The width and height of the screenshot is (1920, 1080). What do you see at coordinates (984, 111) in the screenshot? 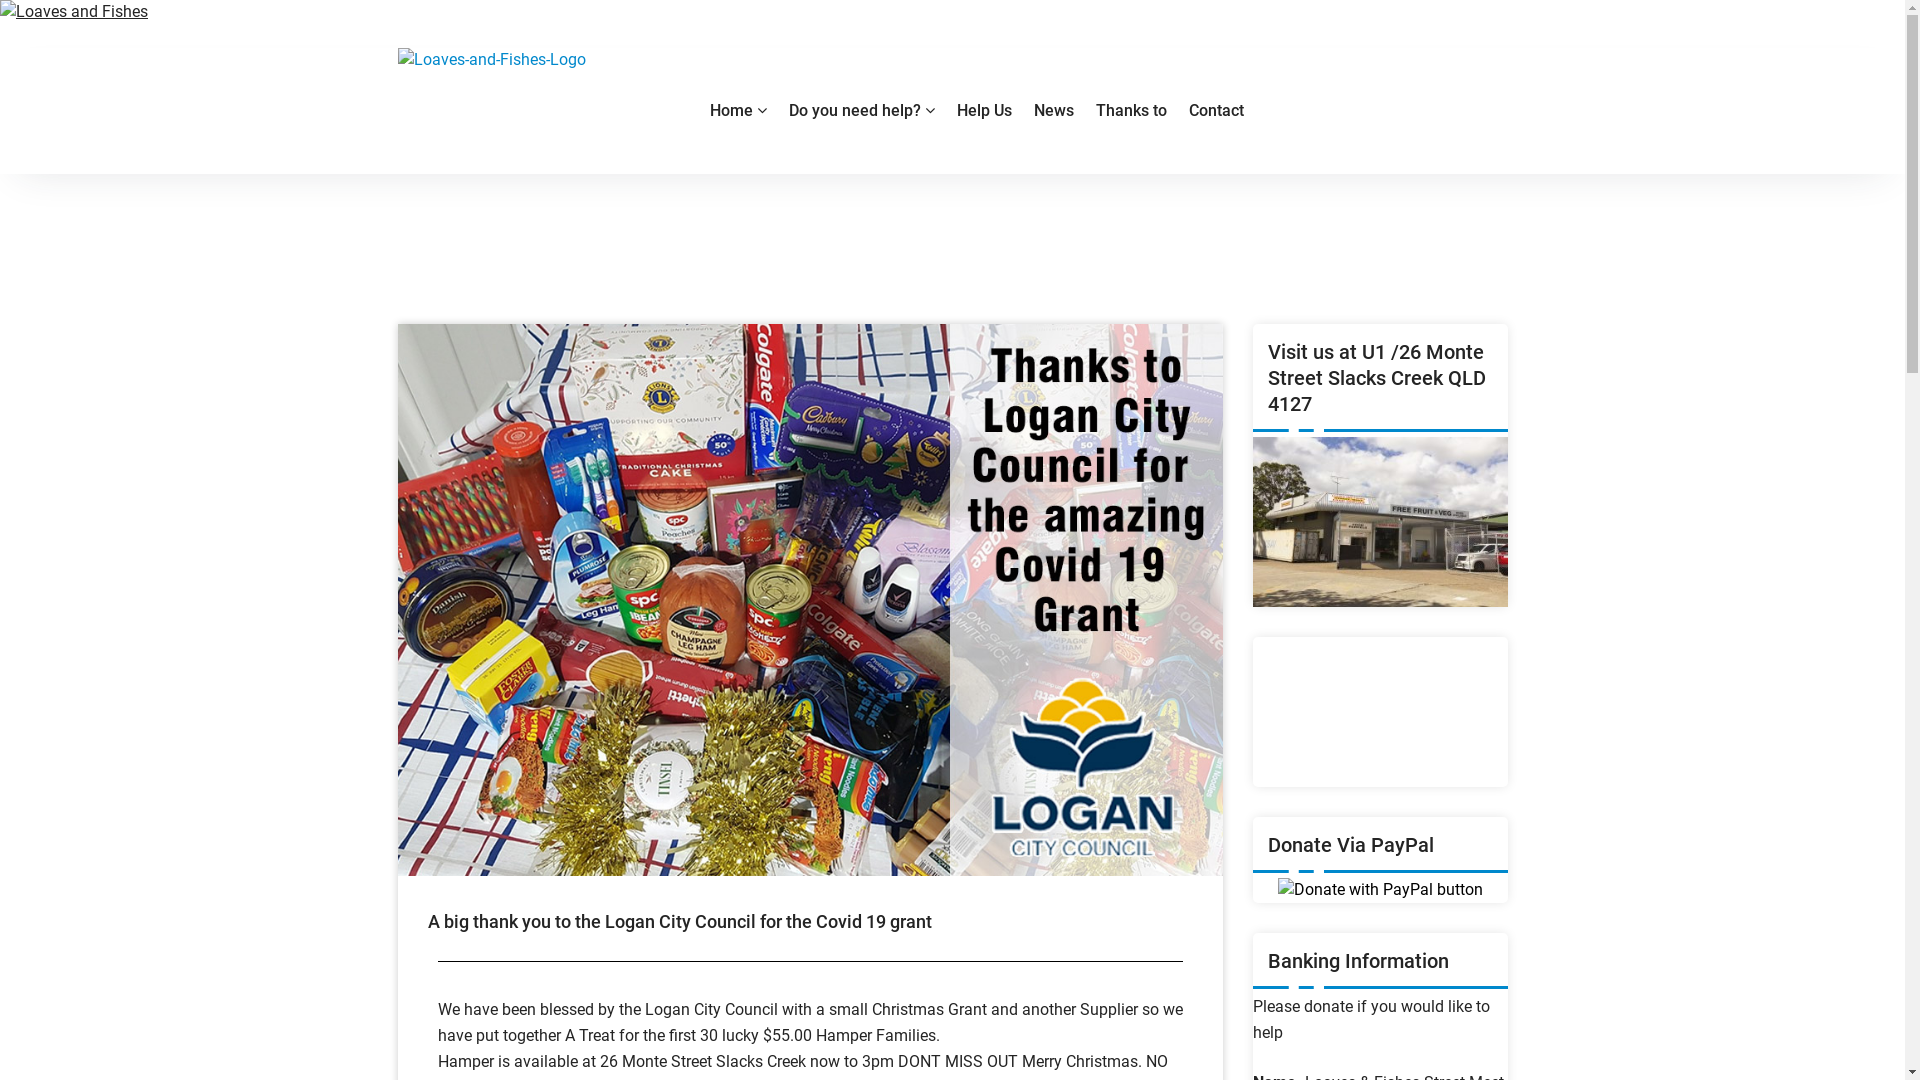
I see `'Help Us'` at bounding box center [984, 111].